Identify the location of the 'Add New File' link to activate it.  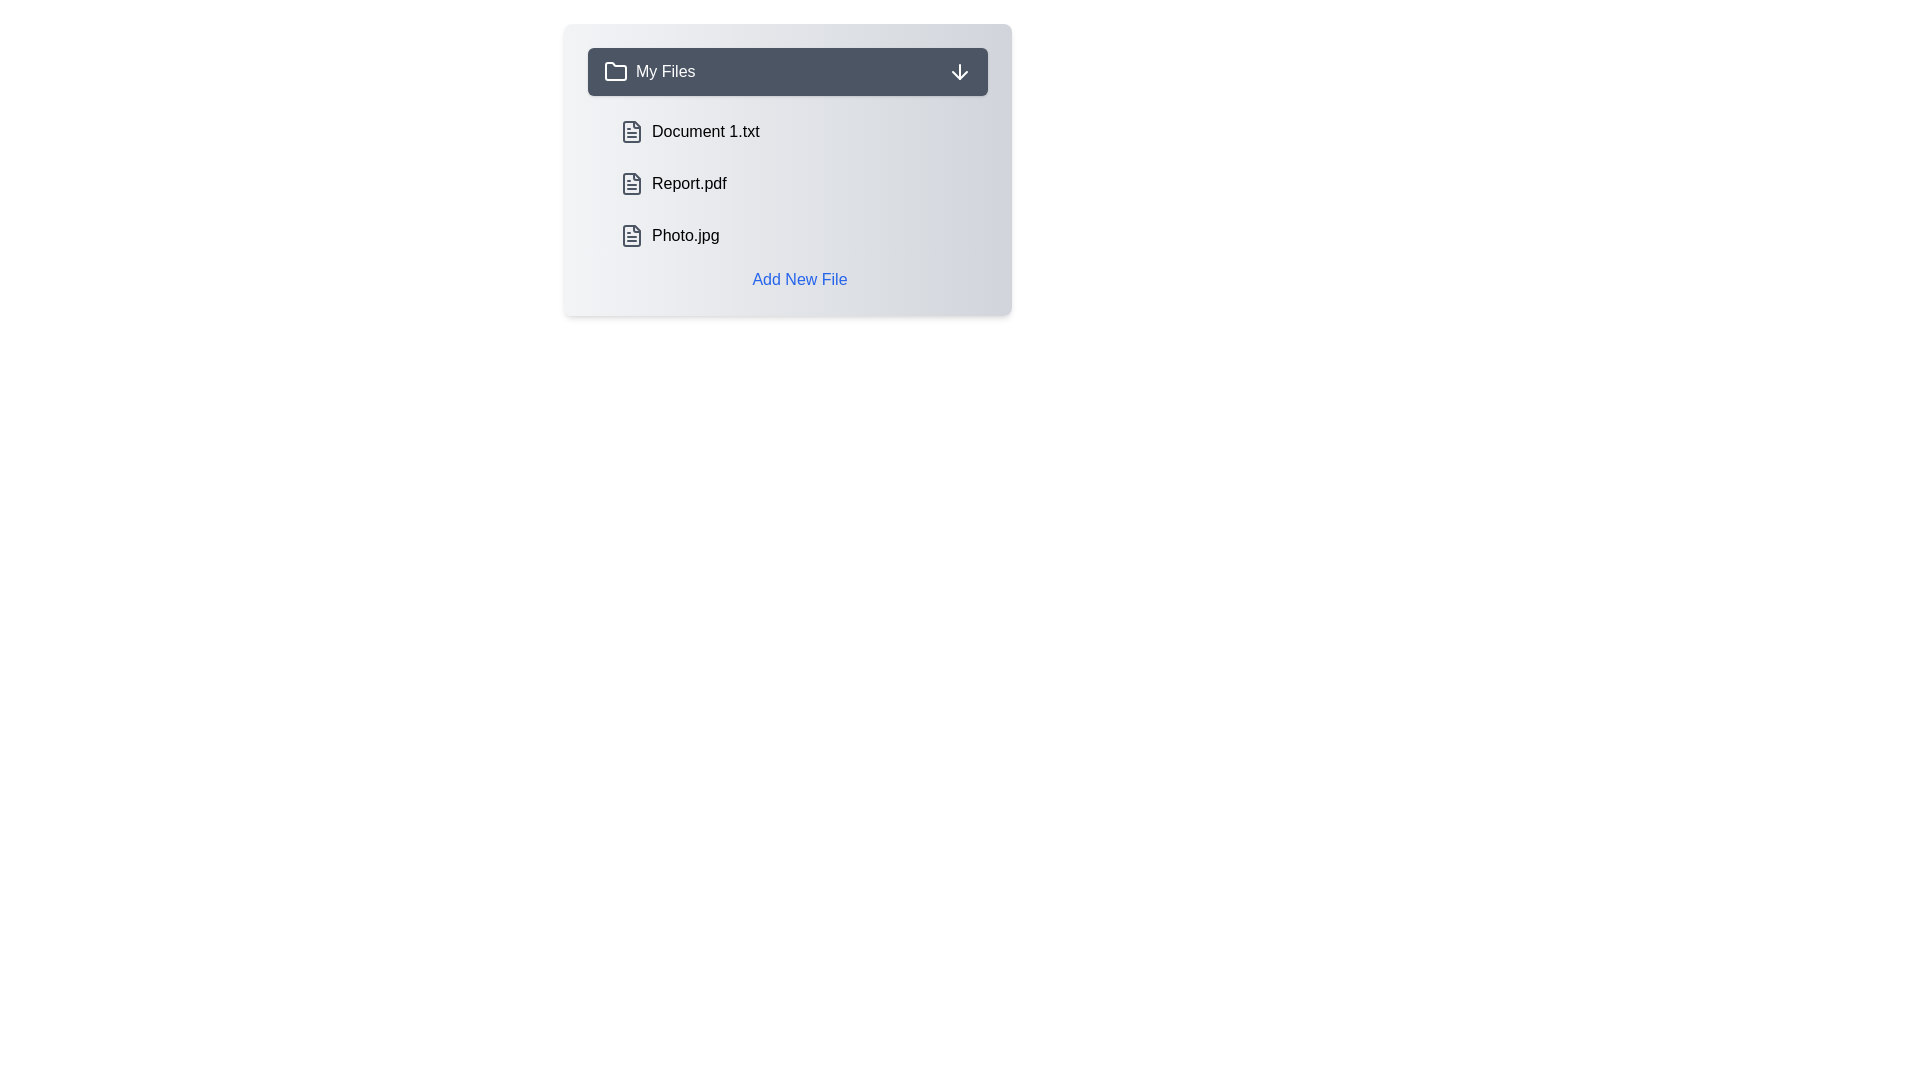
(800, 280).